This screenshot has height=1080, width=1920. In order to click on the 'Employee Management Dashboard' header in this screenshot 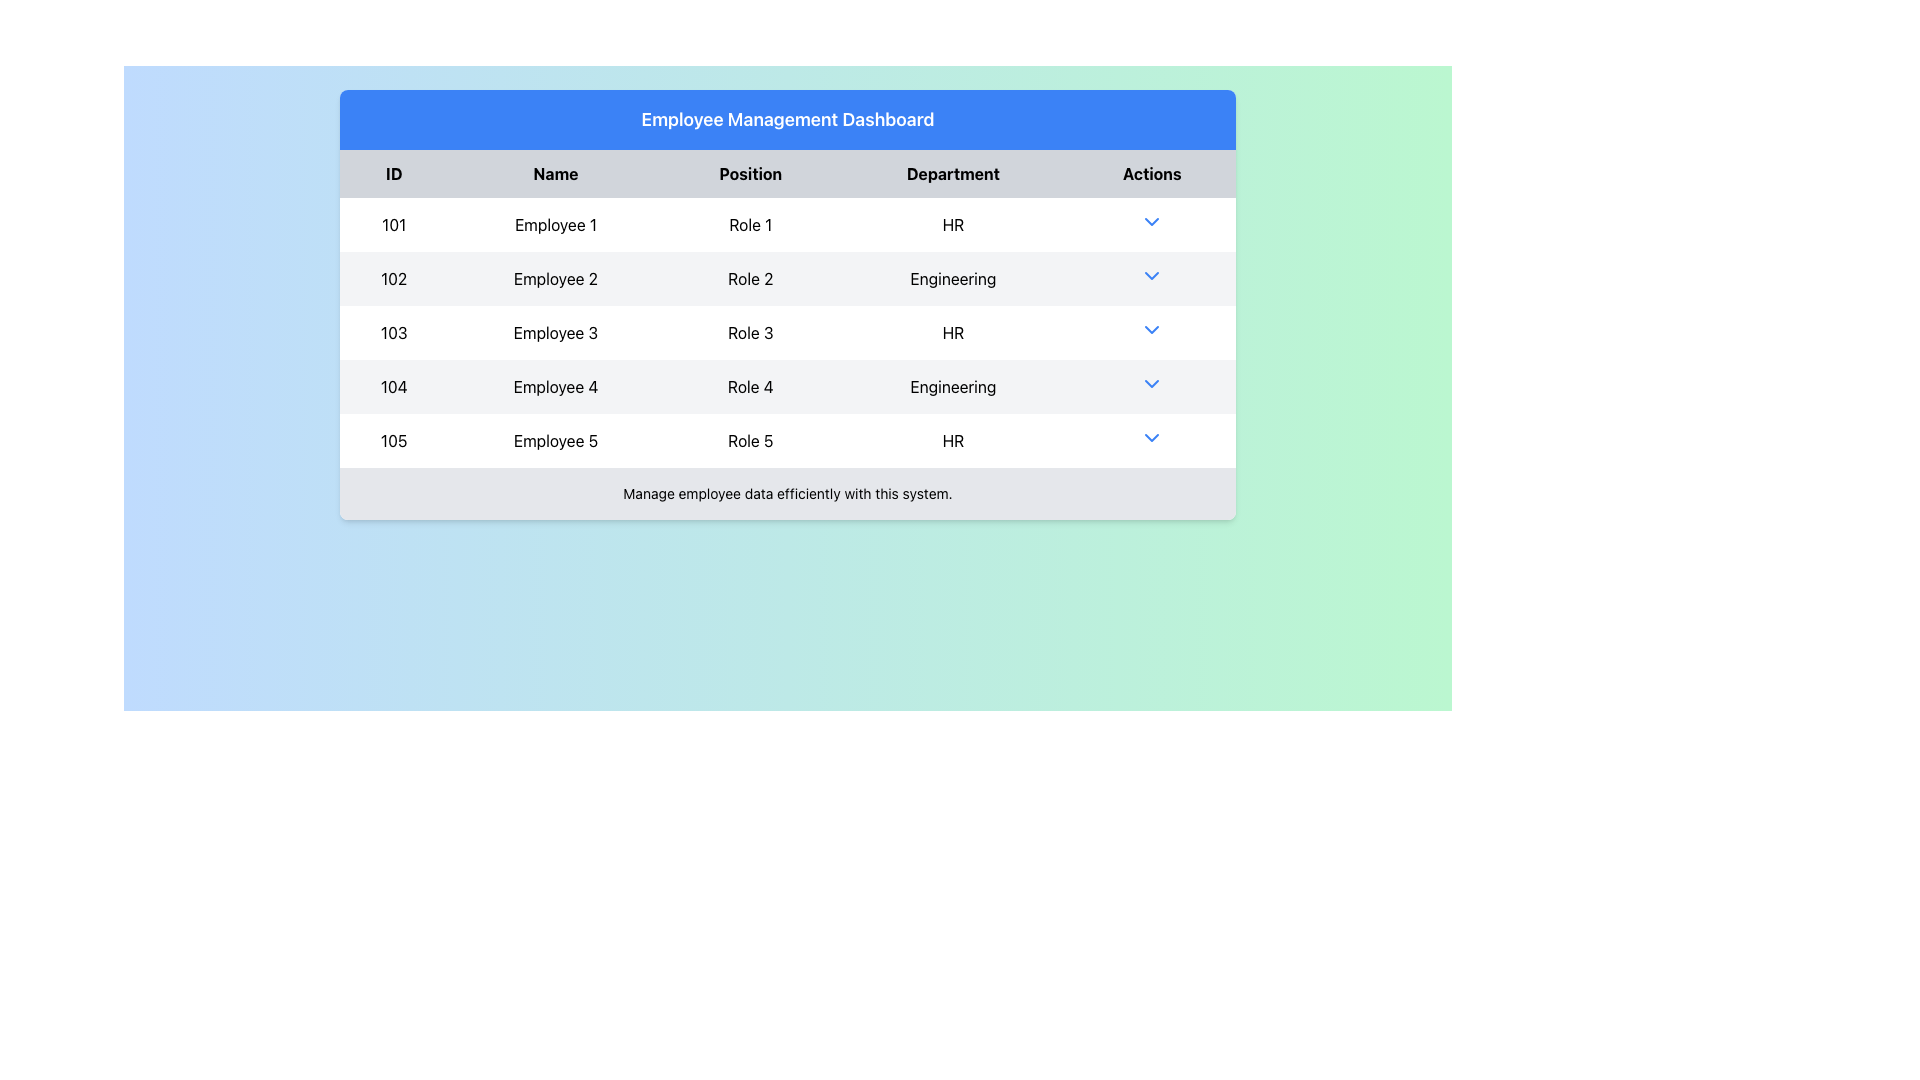, I will do `click(786, 119)`.